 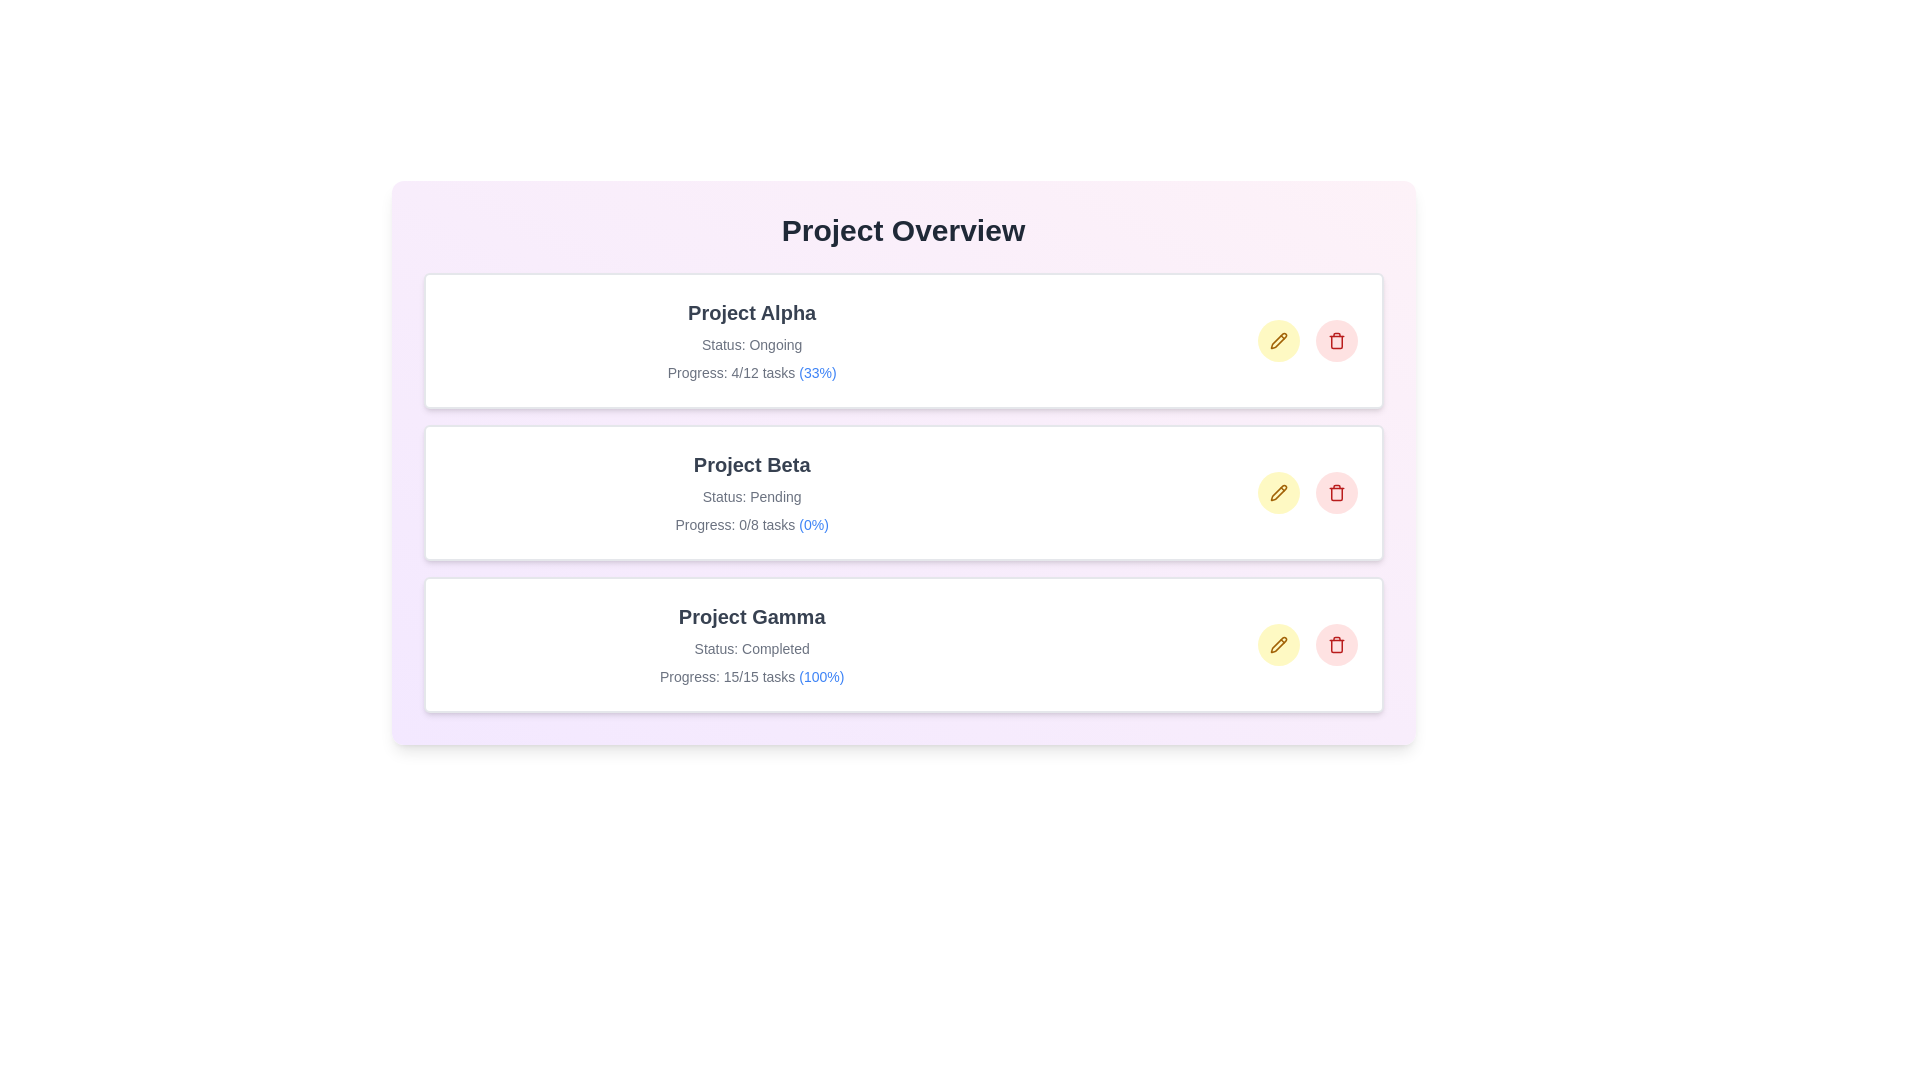 I want to click on trash icon to delete the project Project Beta, so click(x=1336, y=493).